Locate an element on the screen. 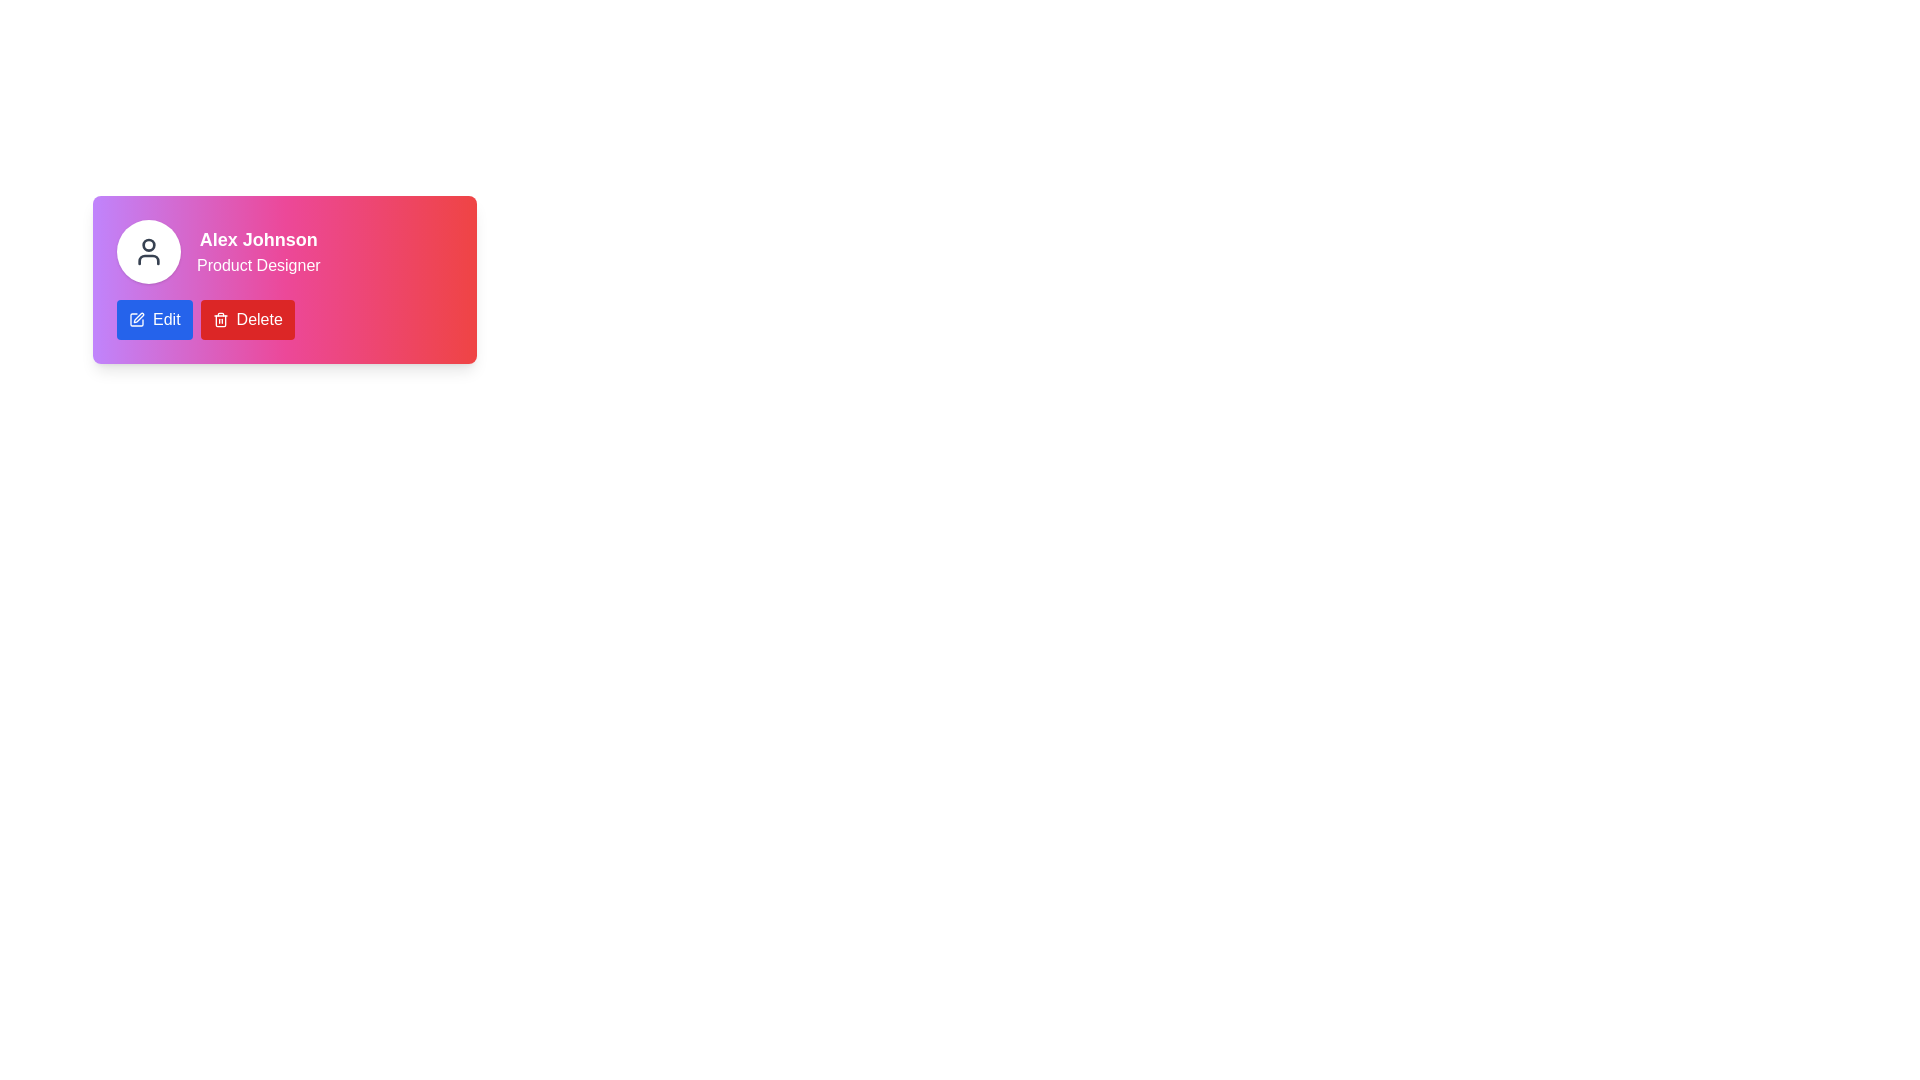 Image resolution: width=1920 pixels, height=1080 pixels. the 'Delete' text label located at the bottom right portion of the card interface, which indicates the action to remove or discard an item is located at coordinates (258, 319).